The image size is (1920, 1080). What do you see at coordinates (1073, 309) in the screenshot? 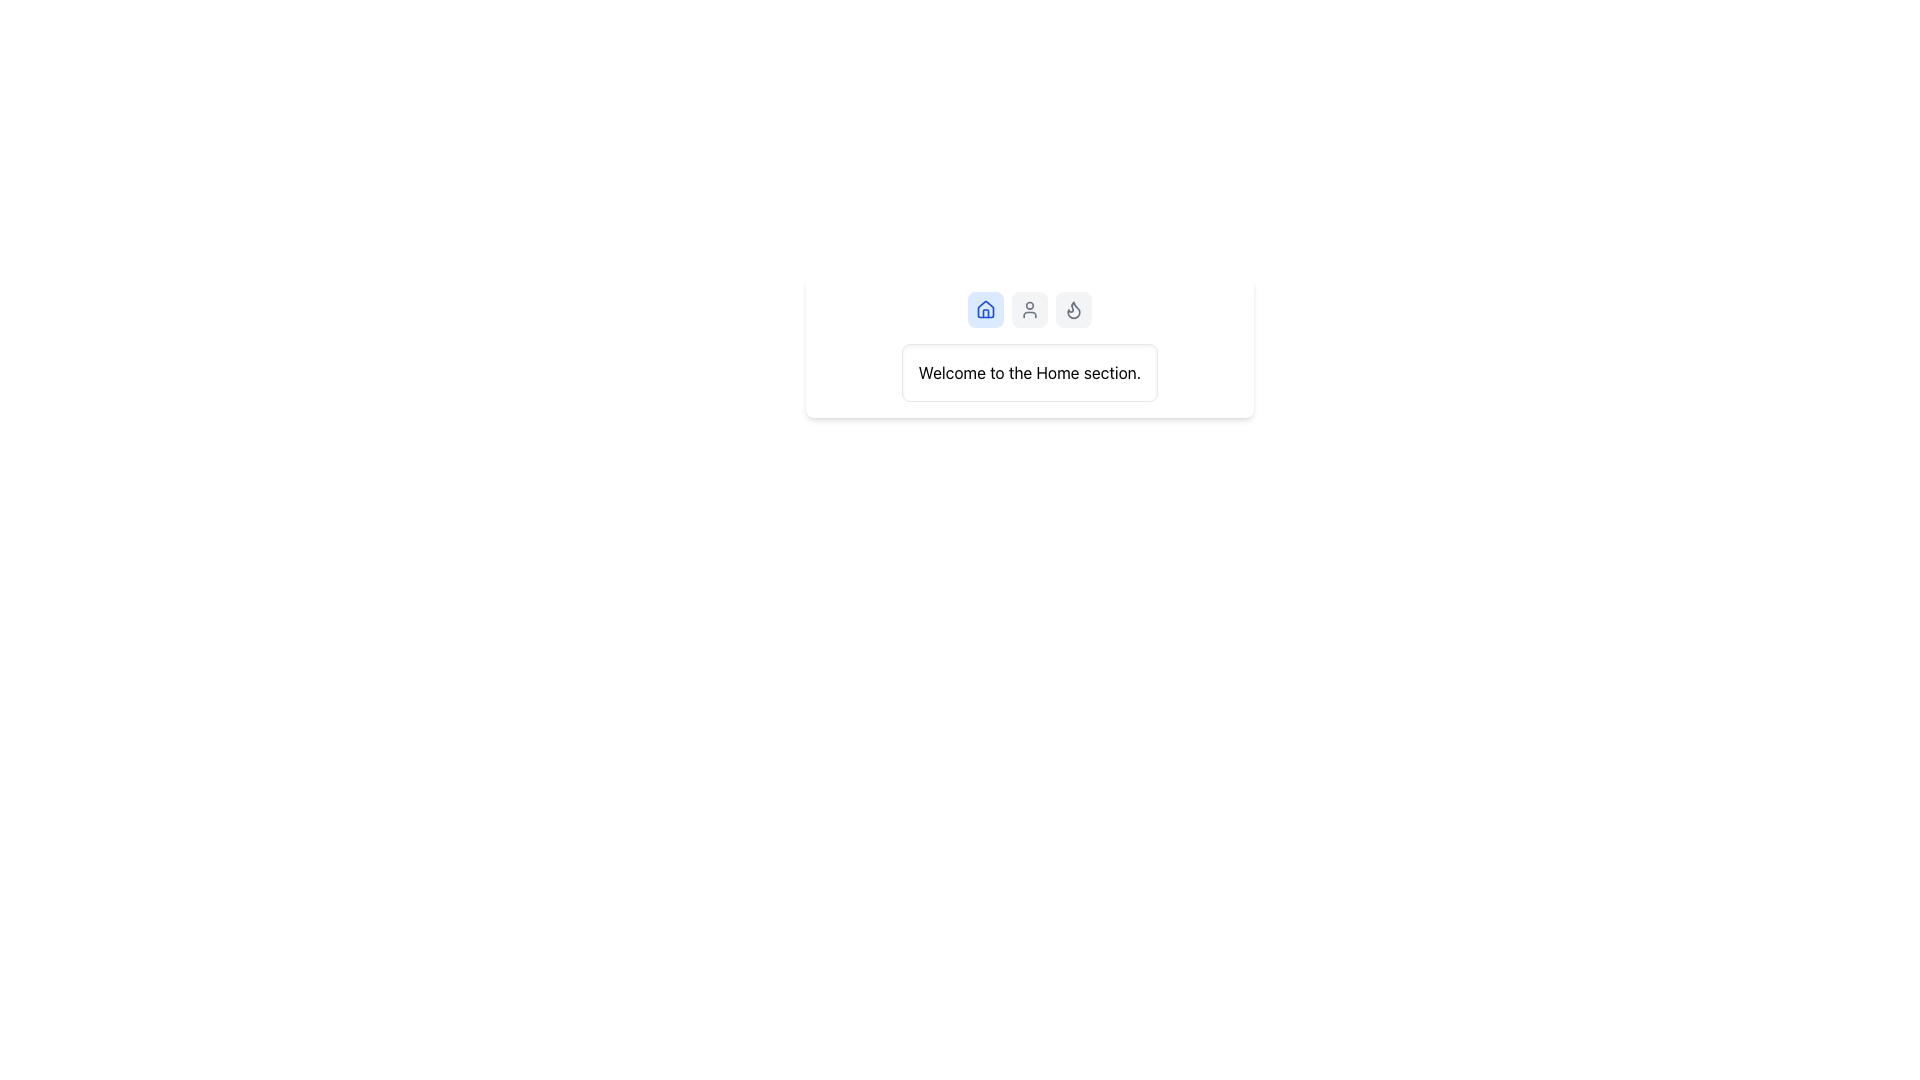
I see `the flame-shaped icon located in the rightmost position of a row of four icons near the top of a card component` at bounding box center [1073, 309].